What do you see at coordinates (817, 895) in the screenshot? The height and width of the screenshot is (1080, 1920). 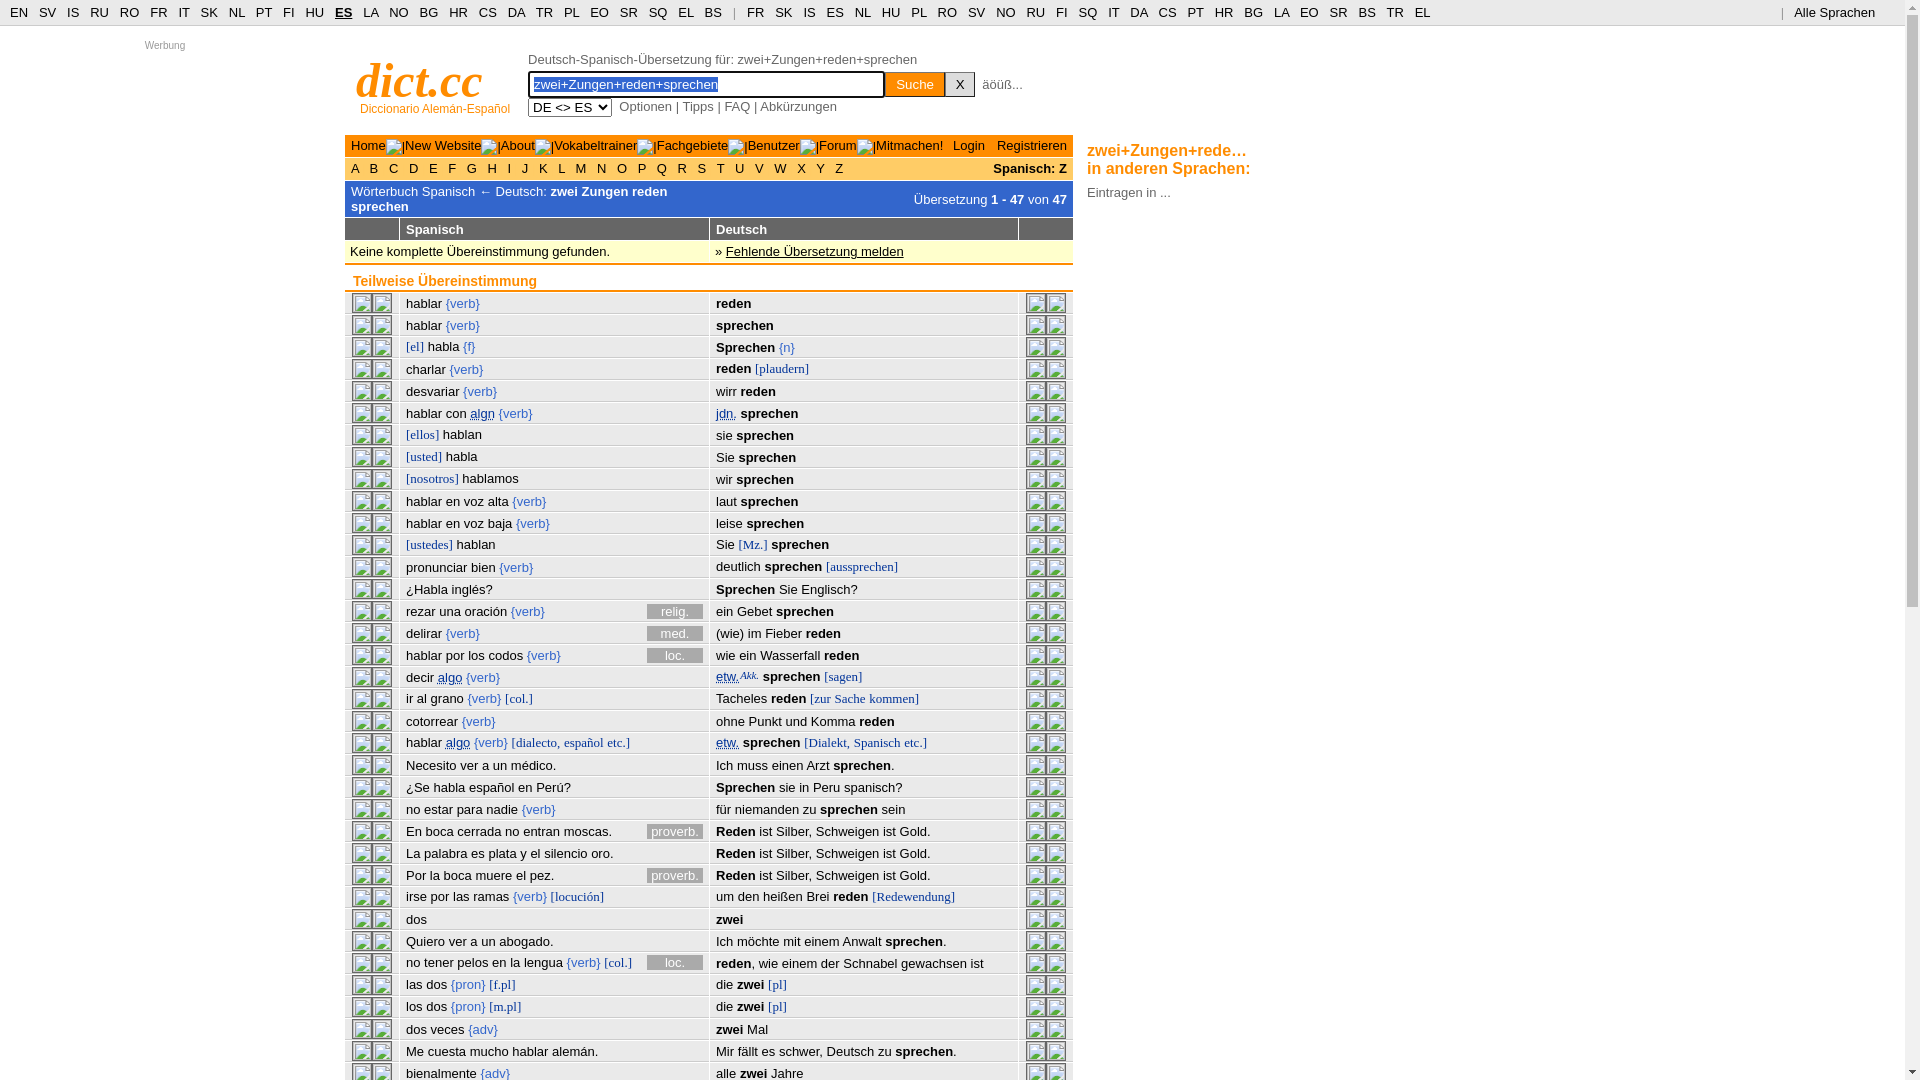 I see `'Brei'` at bounding box center [817, 895].